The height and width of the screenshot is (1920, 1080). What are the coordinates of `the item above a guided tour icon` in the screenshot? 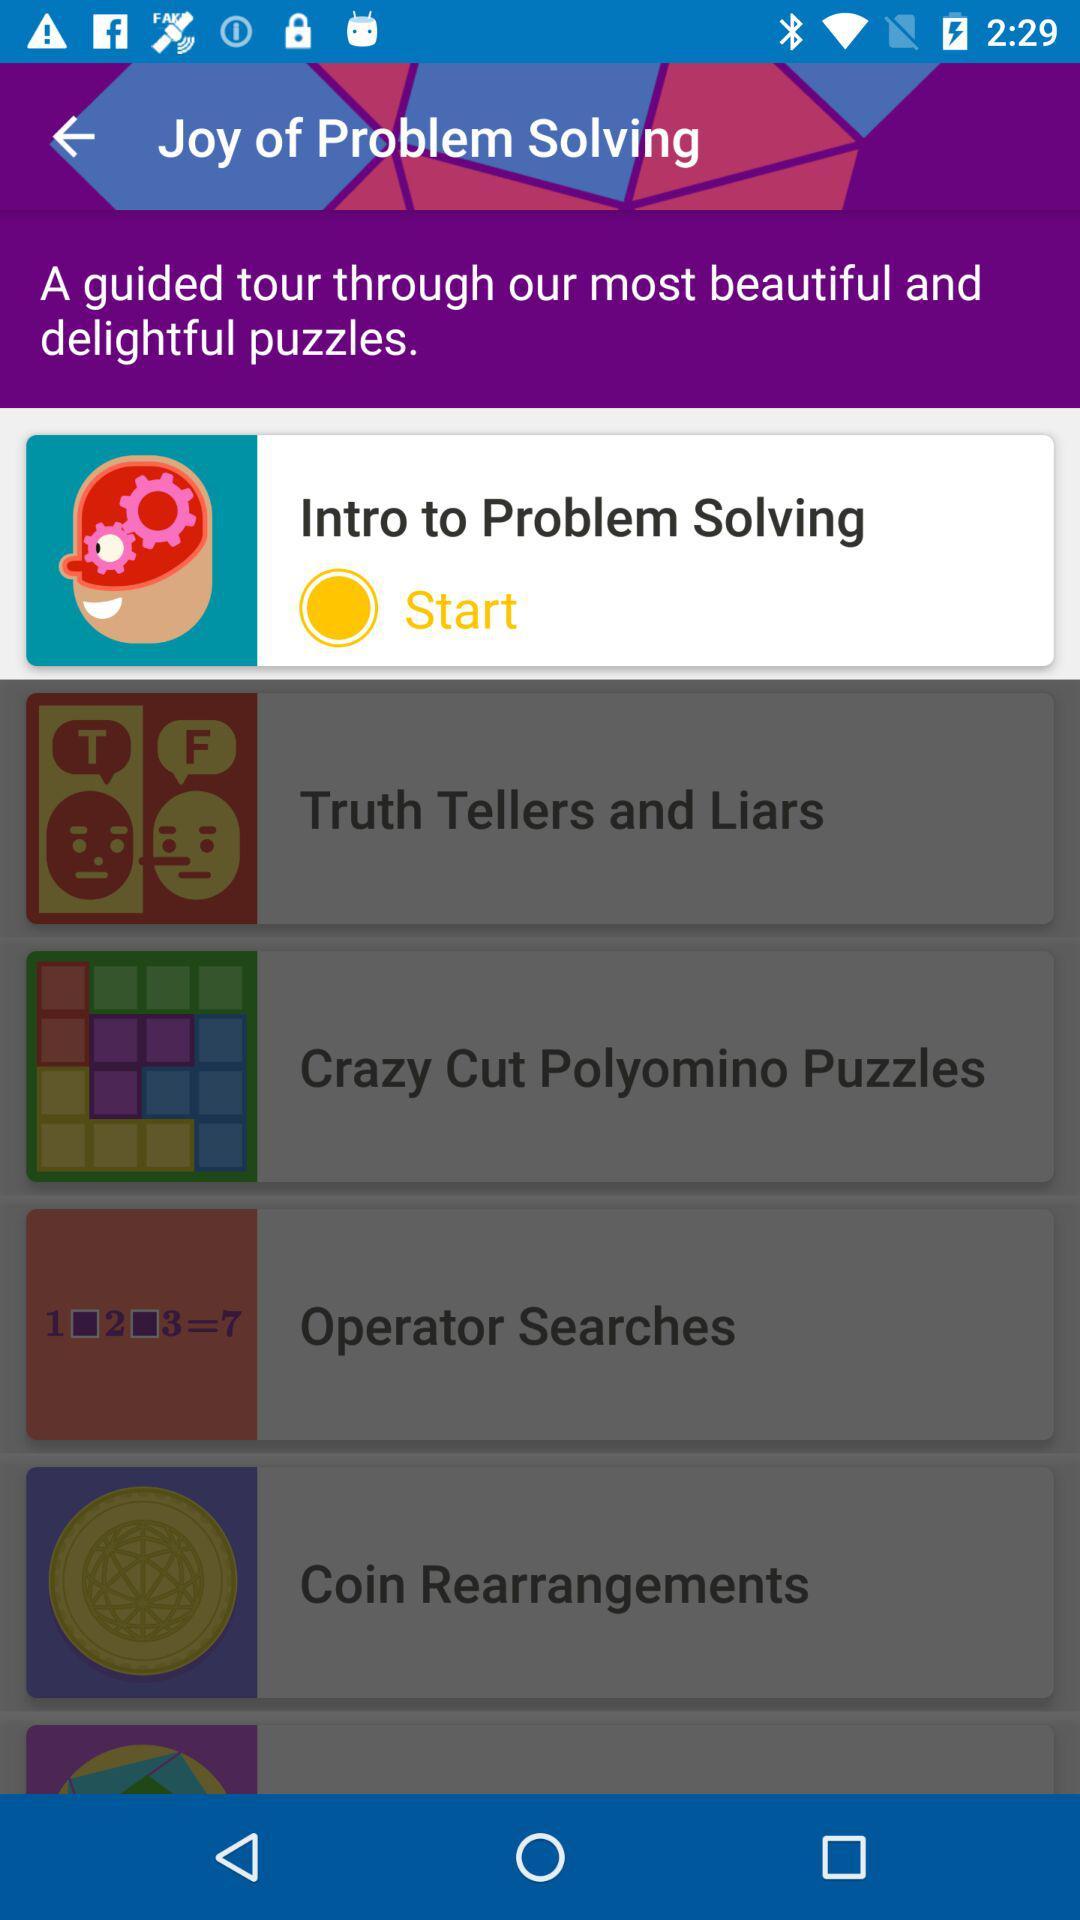 It's located at (72, 135).